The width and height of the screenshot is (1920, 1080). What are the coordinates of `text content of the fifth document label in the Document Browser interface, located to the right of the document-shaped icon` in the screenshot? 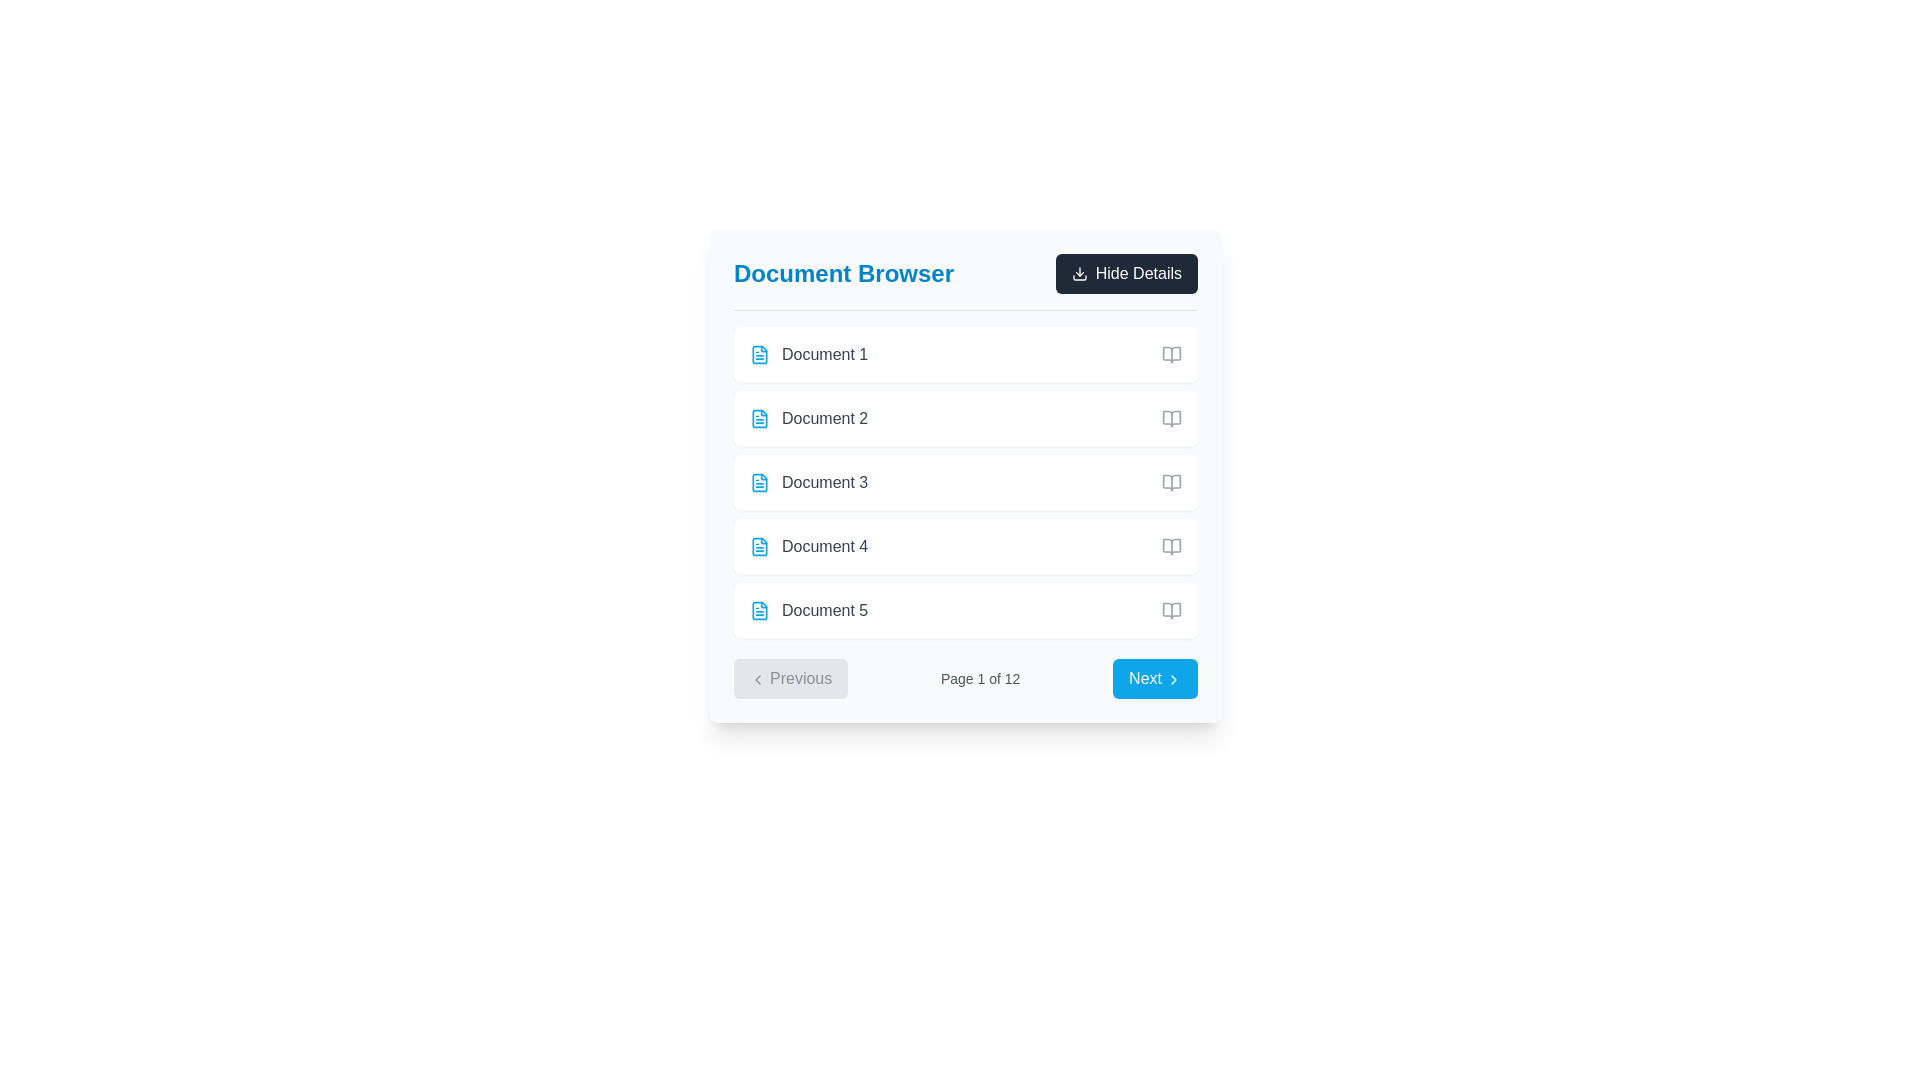 It's located at (825, 609).